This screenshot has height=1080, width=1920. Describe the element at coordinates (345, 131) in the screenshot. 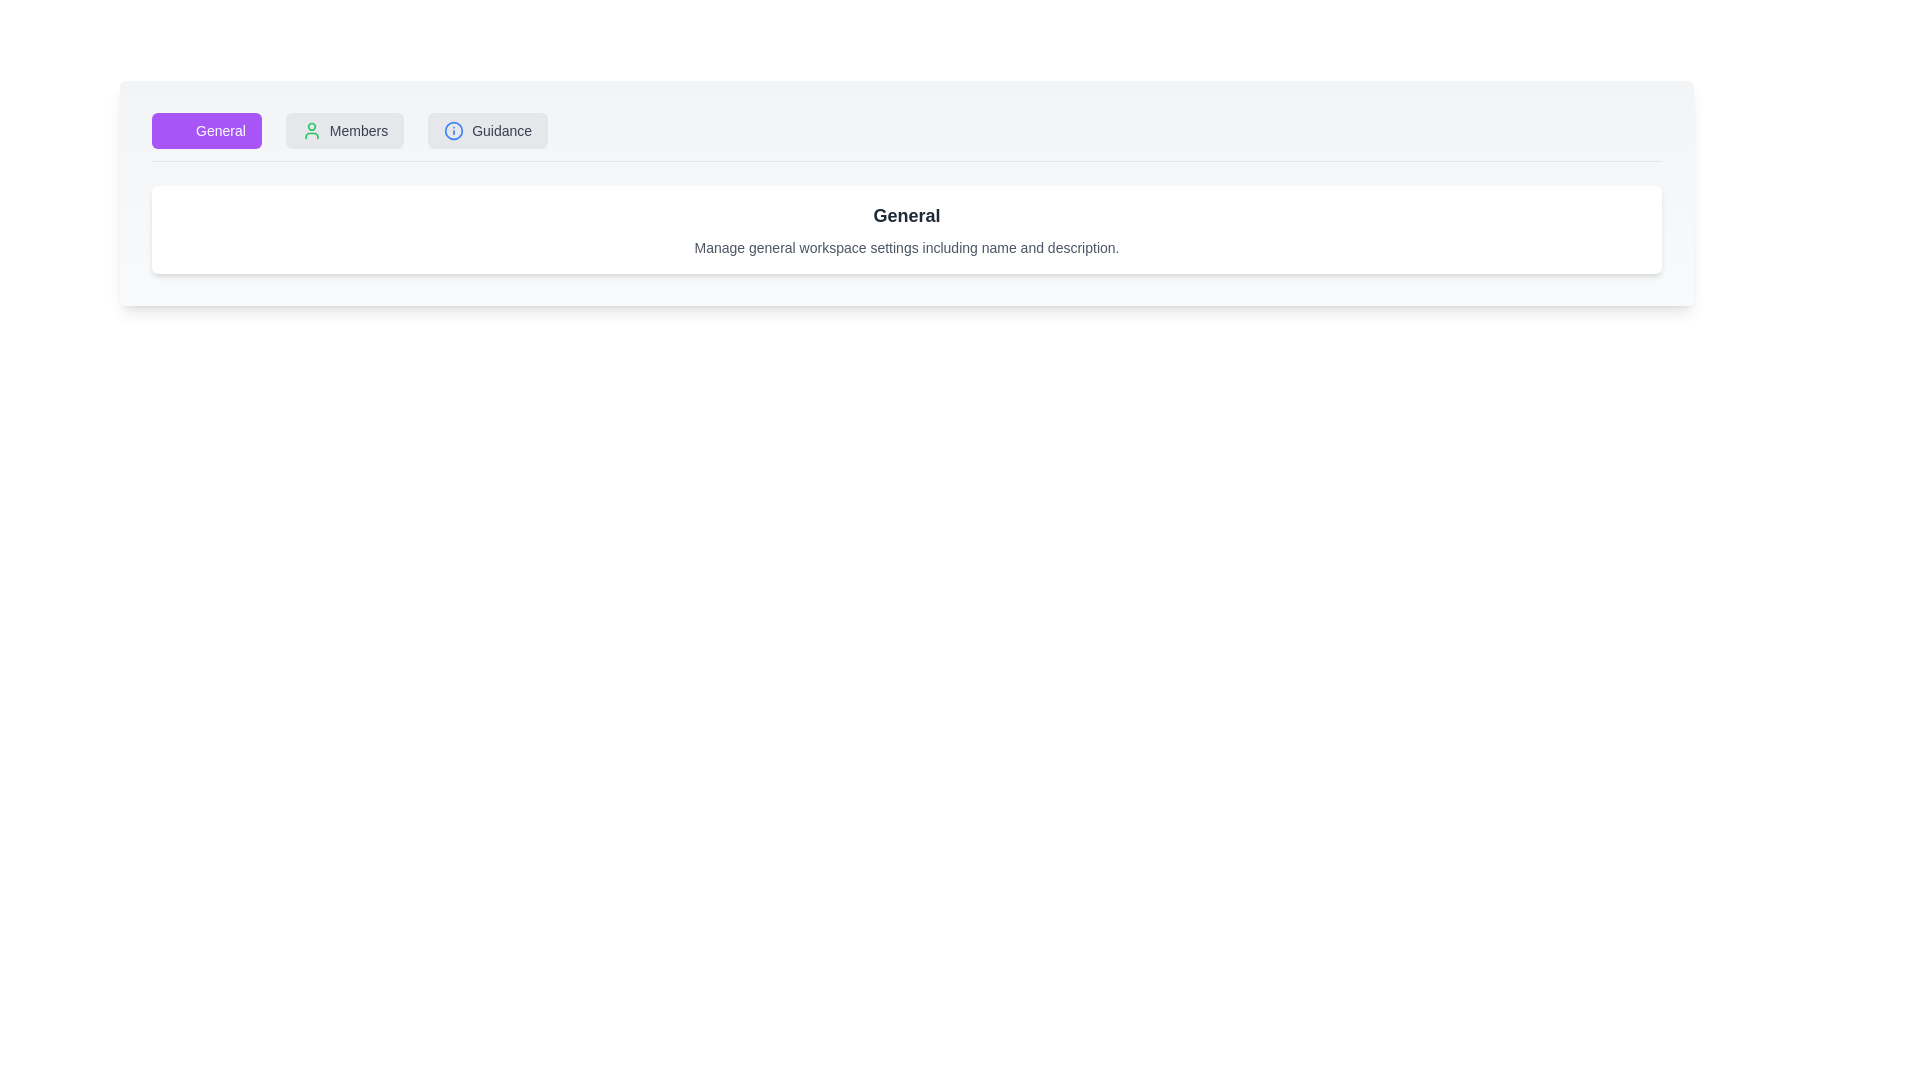

I see `the Members tab to view its content` at that location.